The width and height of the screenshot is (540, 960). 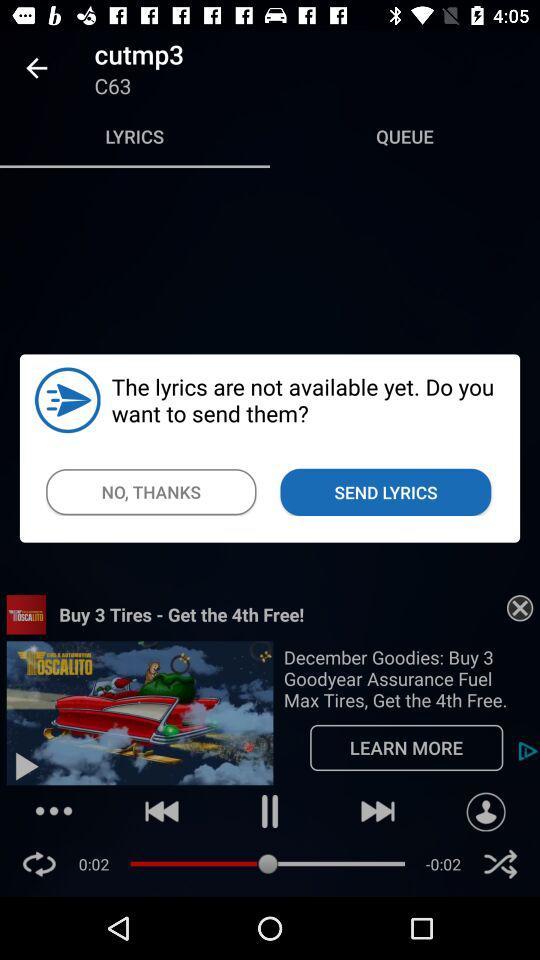 What do you see at coordinates (378, 811) in the screenshot?
I see `the skip_next icon` at bounding box center [378, 811].